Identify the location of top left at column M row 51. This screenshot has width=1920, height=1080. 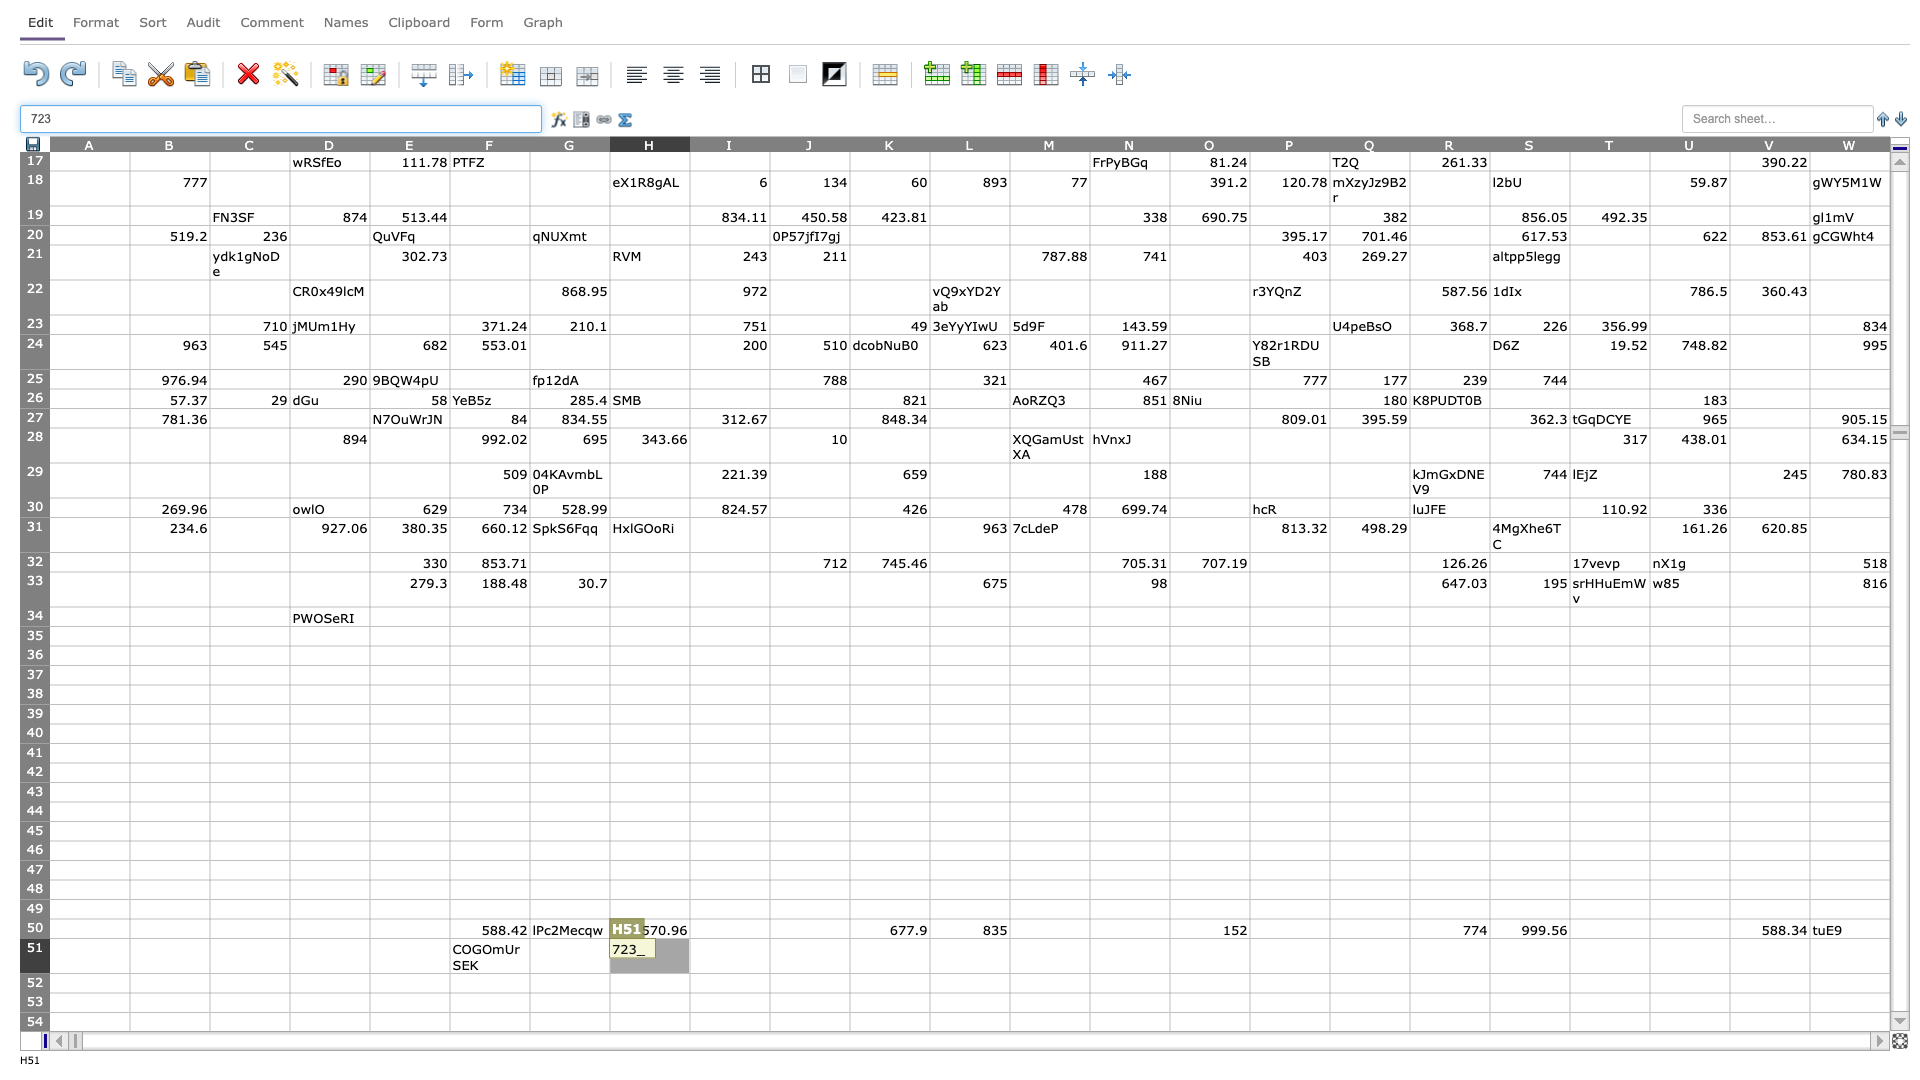
(1009, 938).